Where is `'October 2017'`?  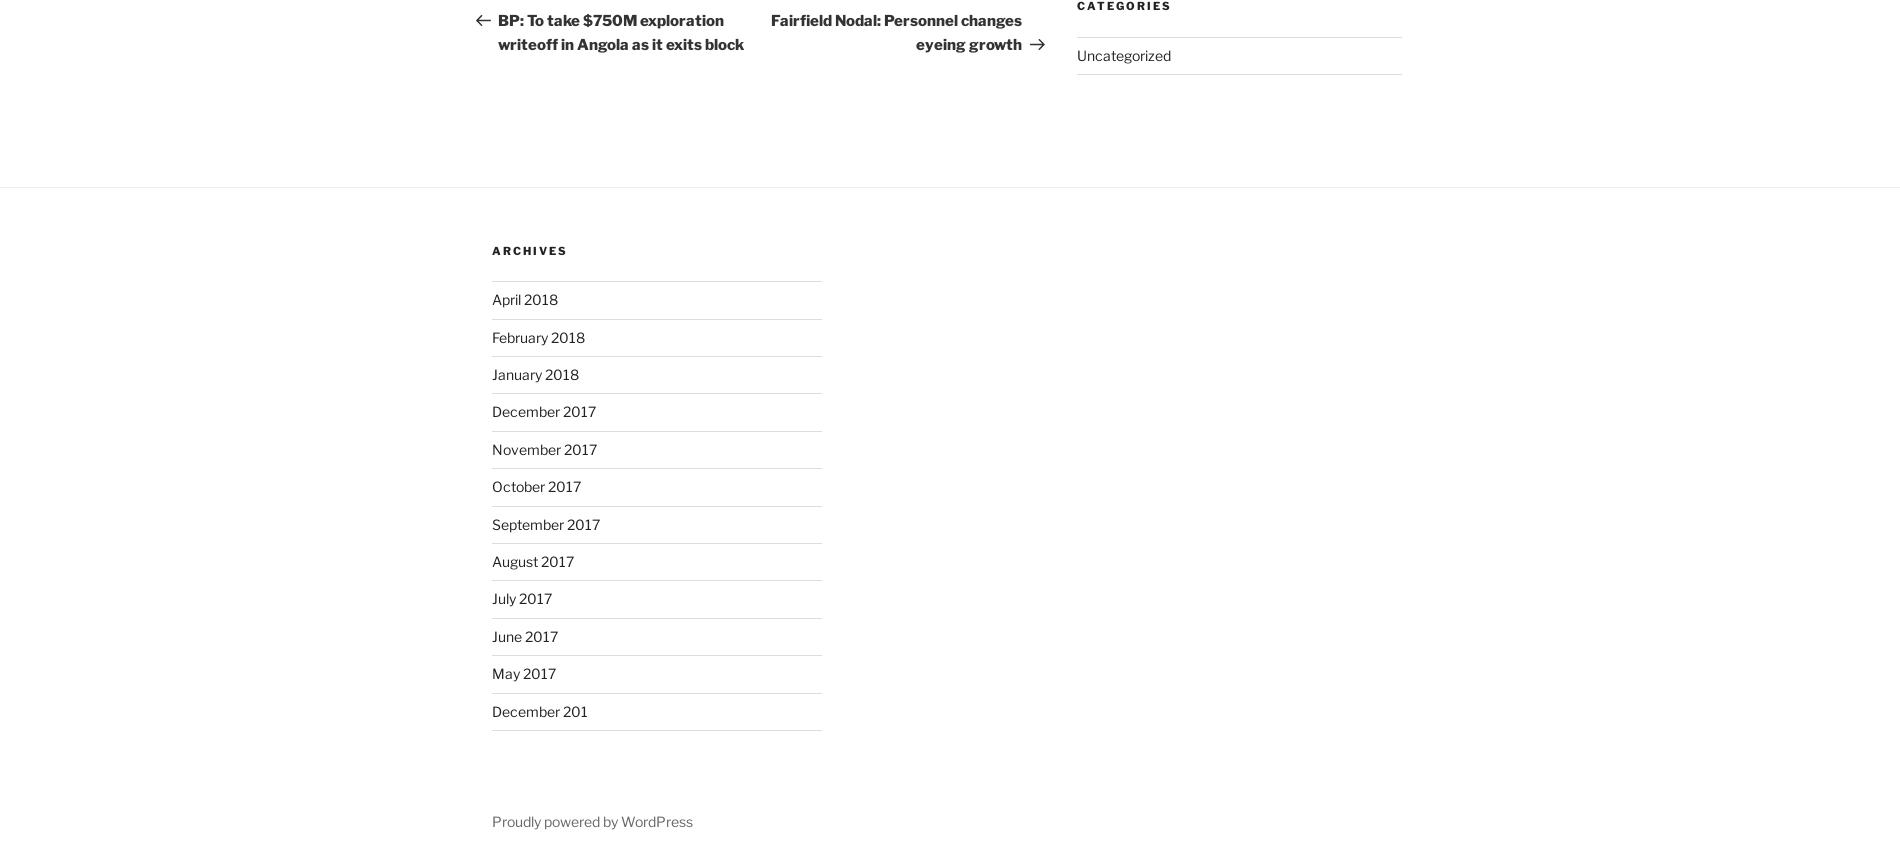
'October 2017' is located at coordinates (536, 485).